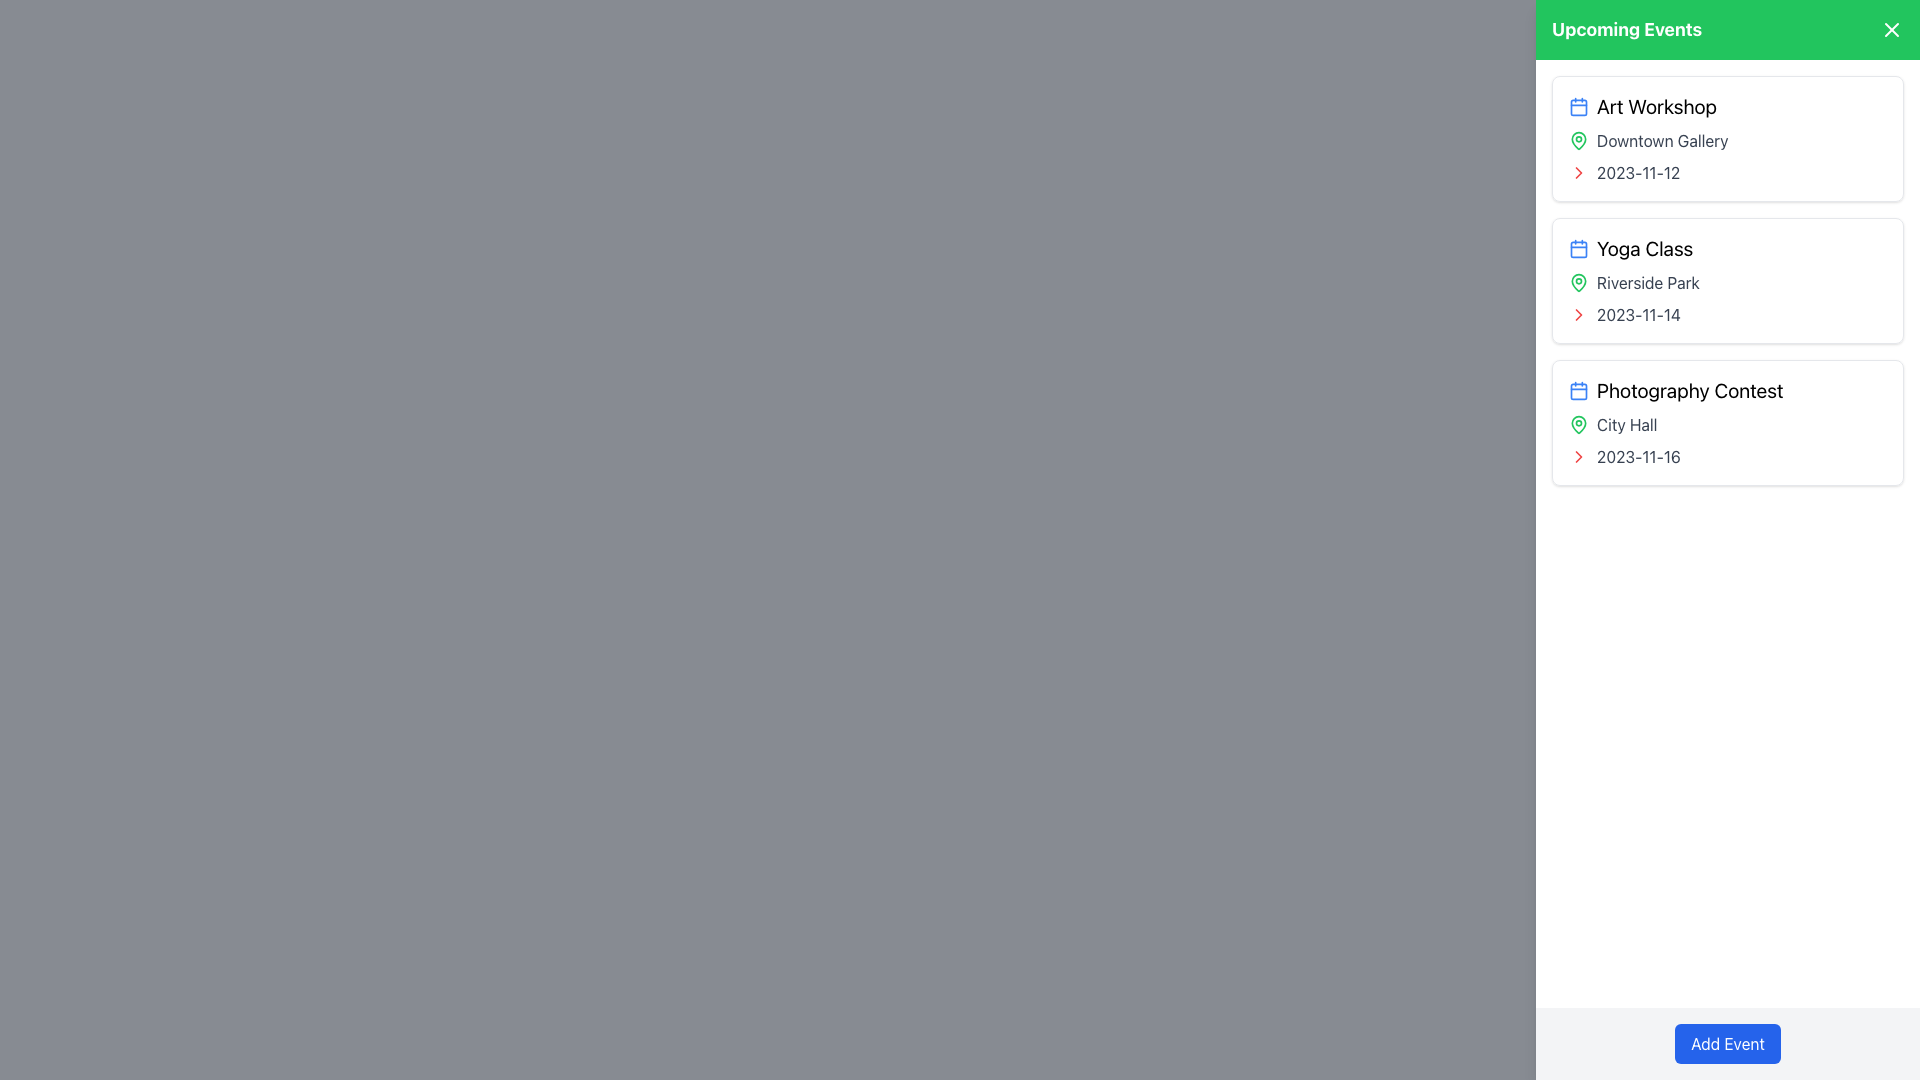  Describe the element at coordinates (1727, 281) in the screenshot. I see `the second item in the 'Upcoming Events' list` at that location.